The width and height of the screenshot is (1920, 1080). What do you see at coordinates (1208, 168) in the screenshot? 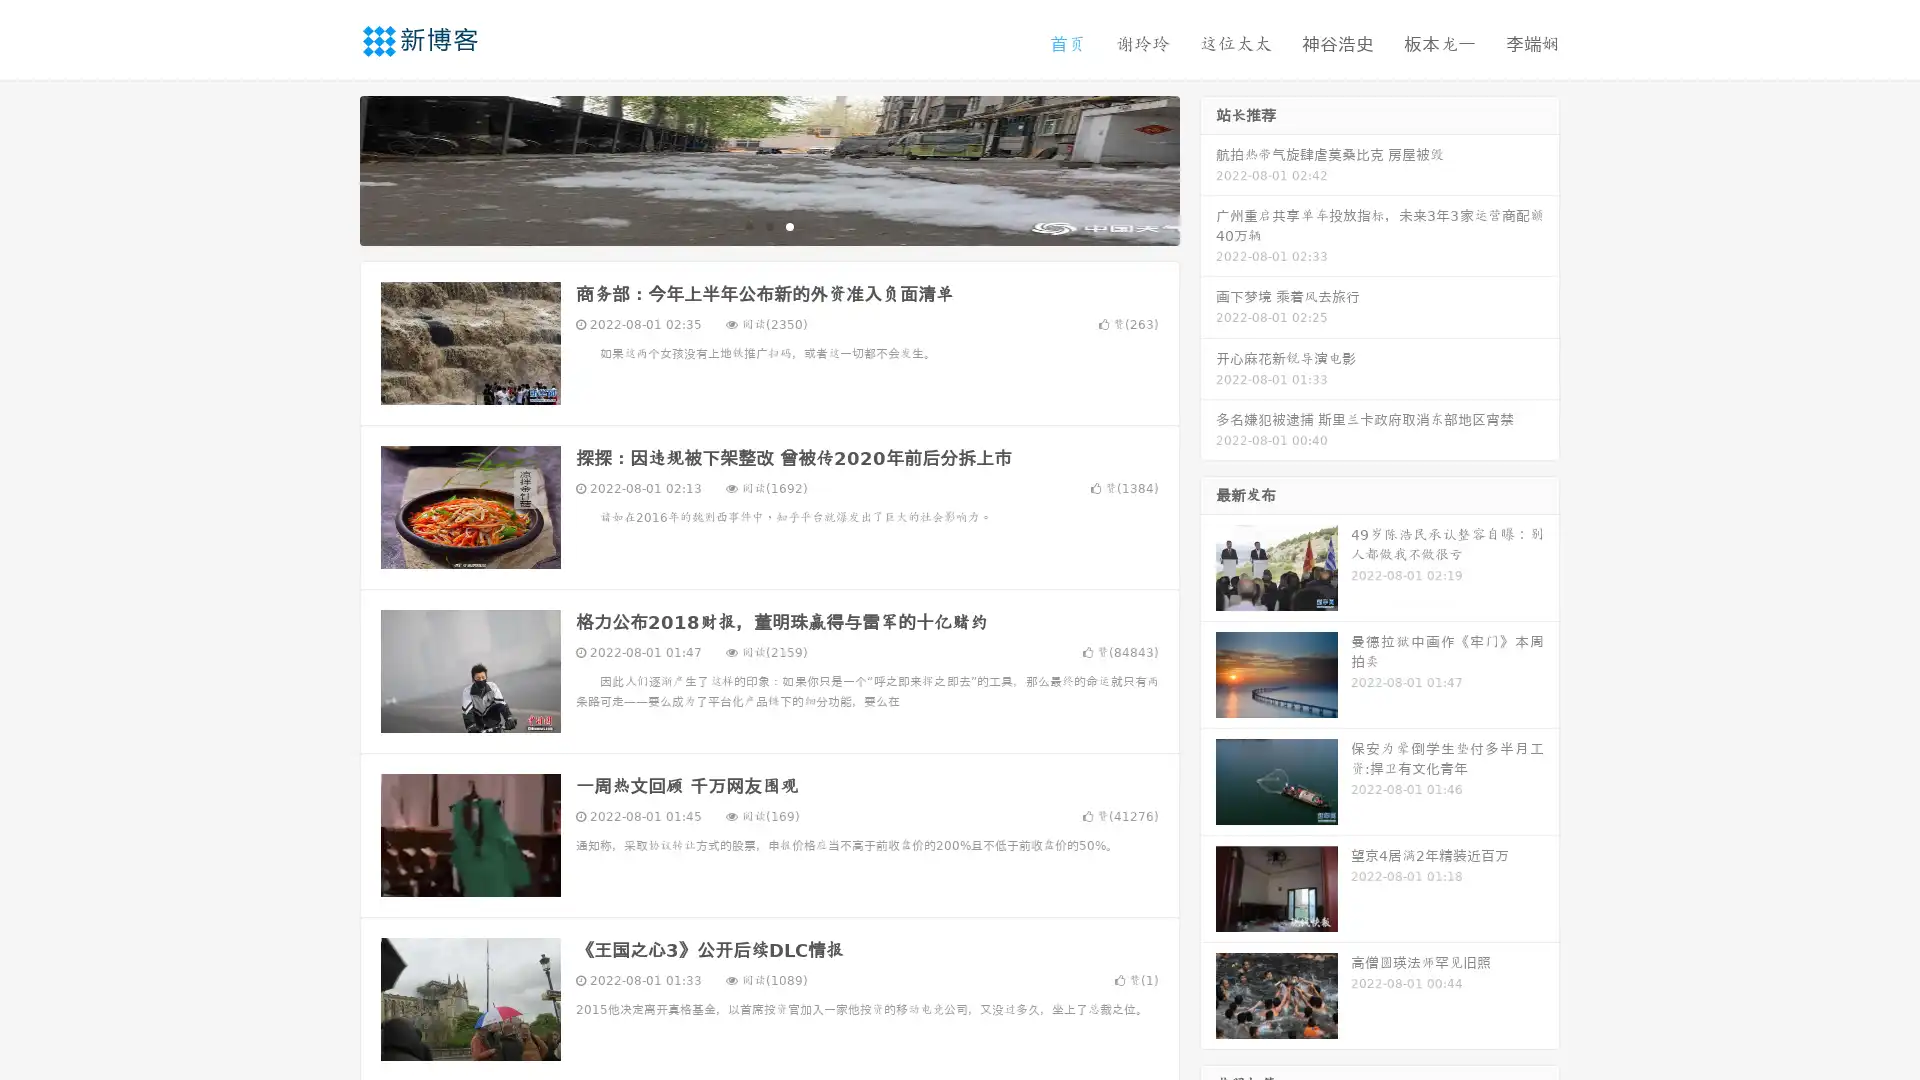
I see `Next slide` at bounding box center [1208, 168].